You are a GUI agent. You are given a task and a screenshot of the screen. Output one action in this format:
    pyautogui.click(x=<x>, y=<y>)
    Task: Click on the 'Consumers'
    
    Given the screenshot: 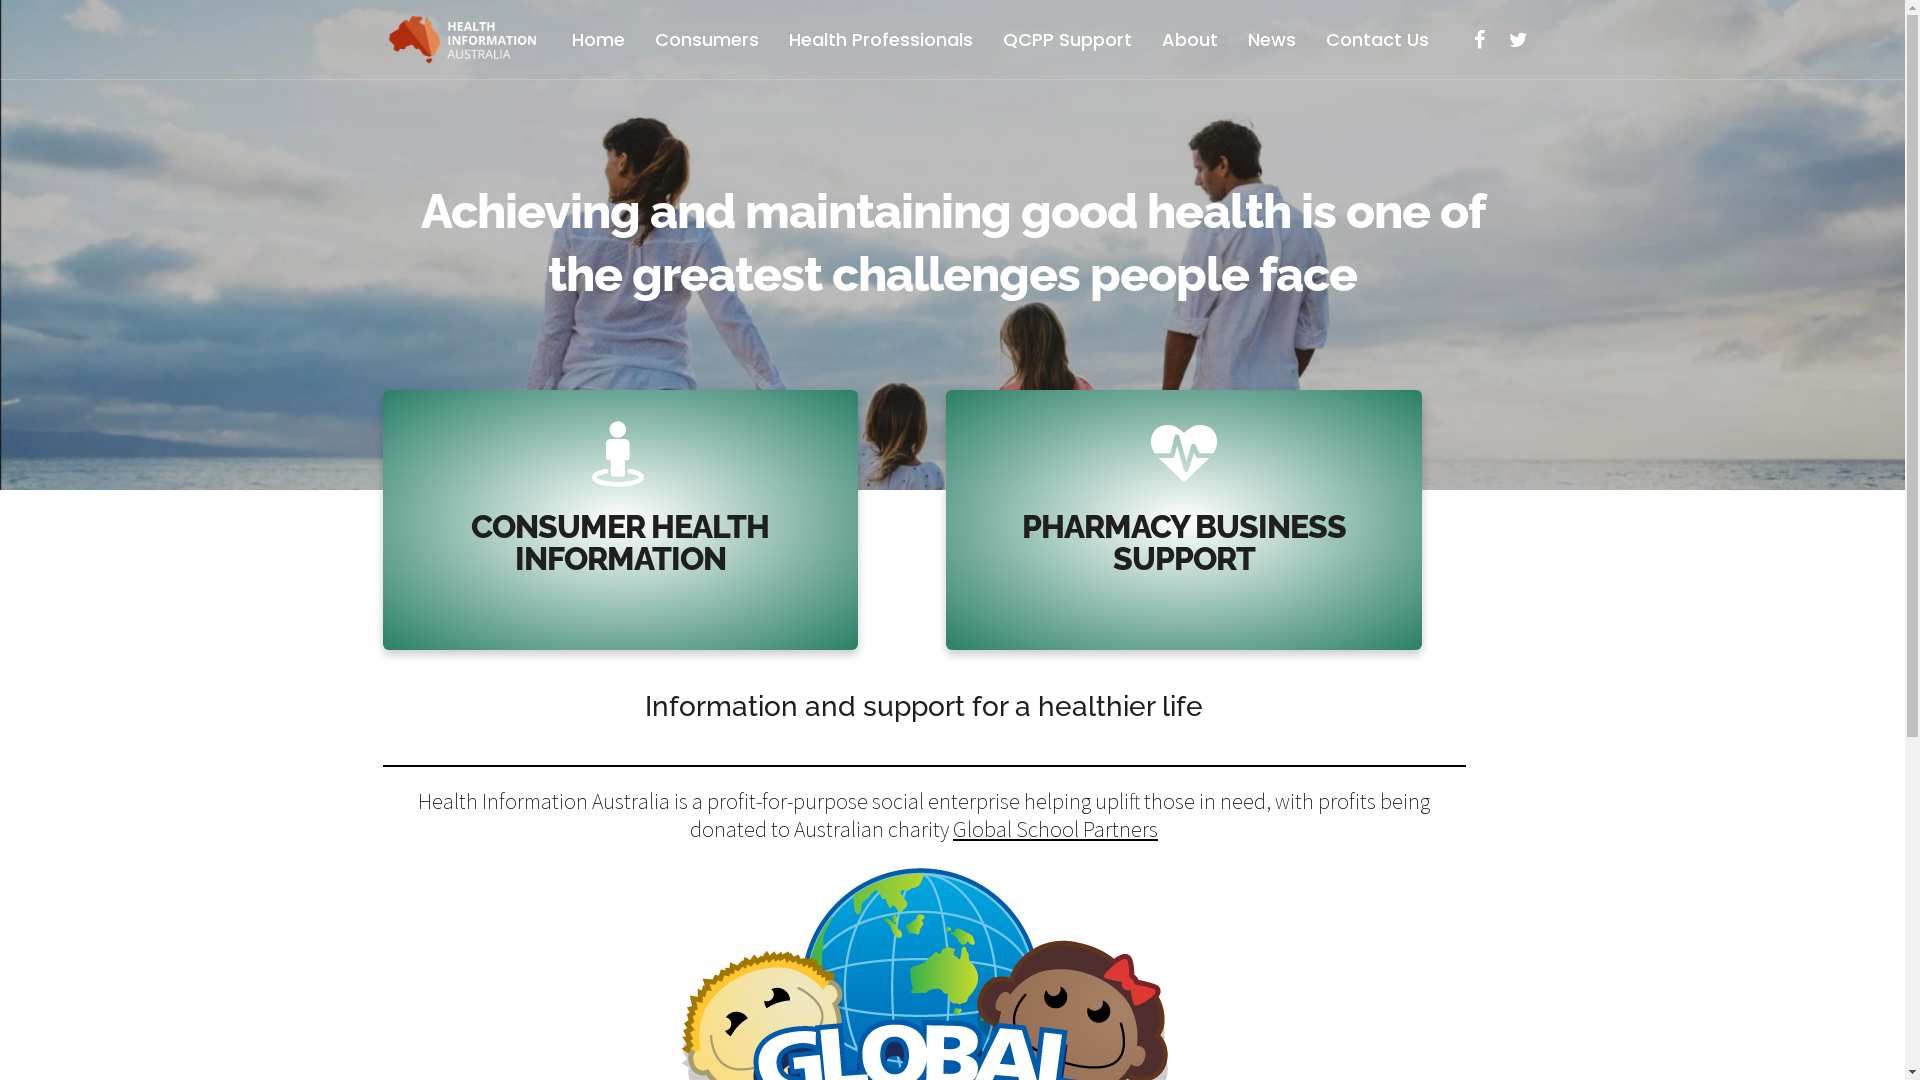 What is the action you would take?
    pyautogui.click(x=706, y=39)
    